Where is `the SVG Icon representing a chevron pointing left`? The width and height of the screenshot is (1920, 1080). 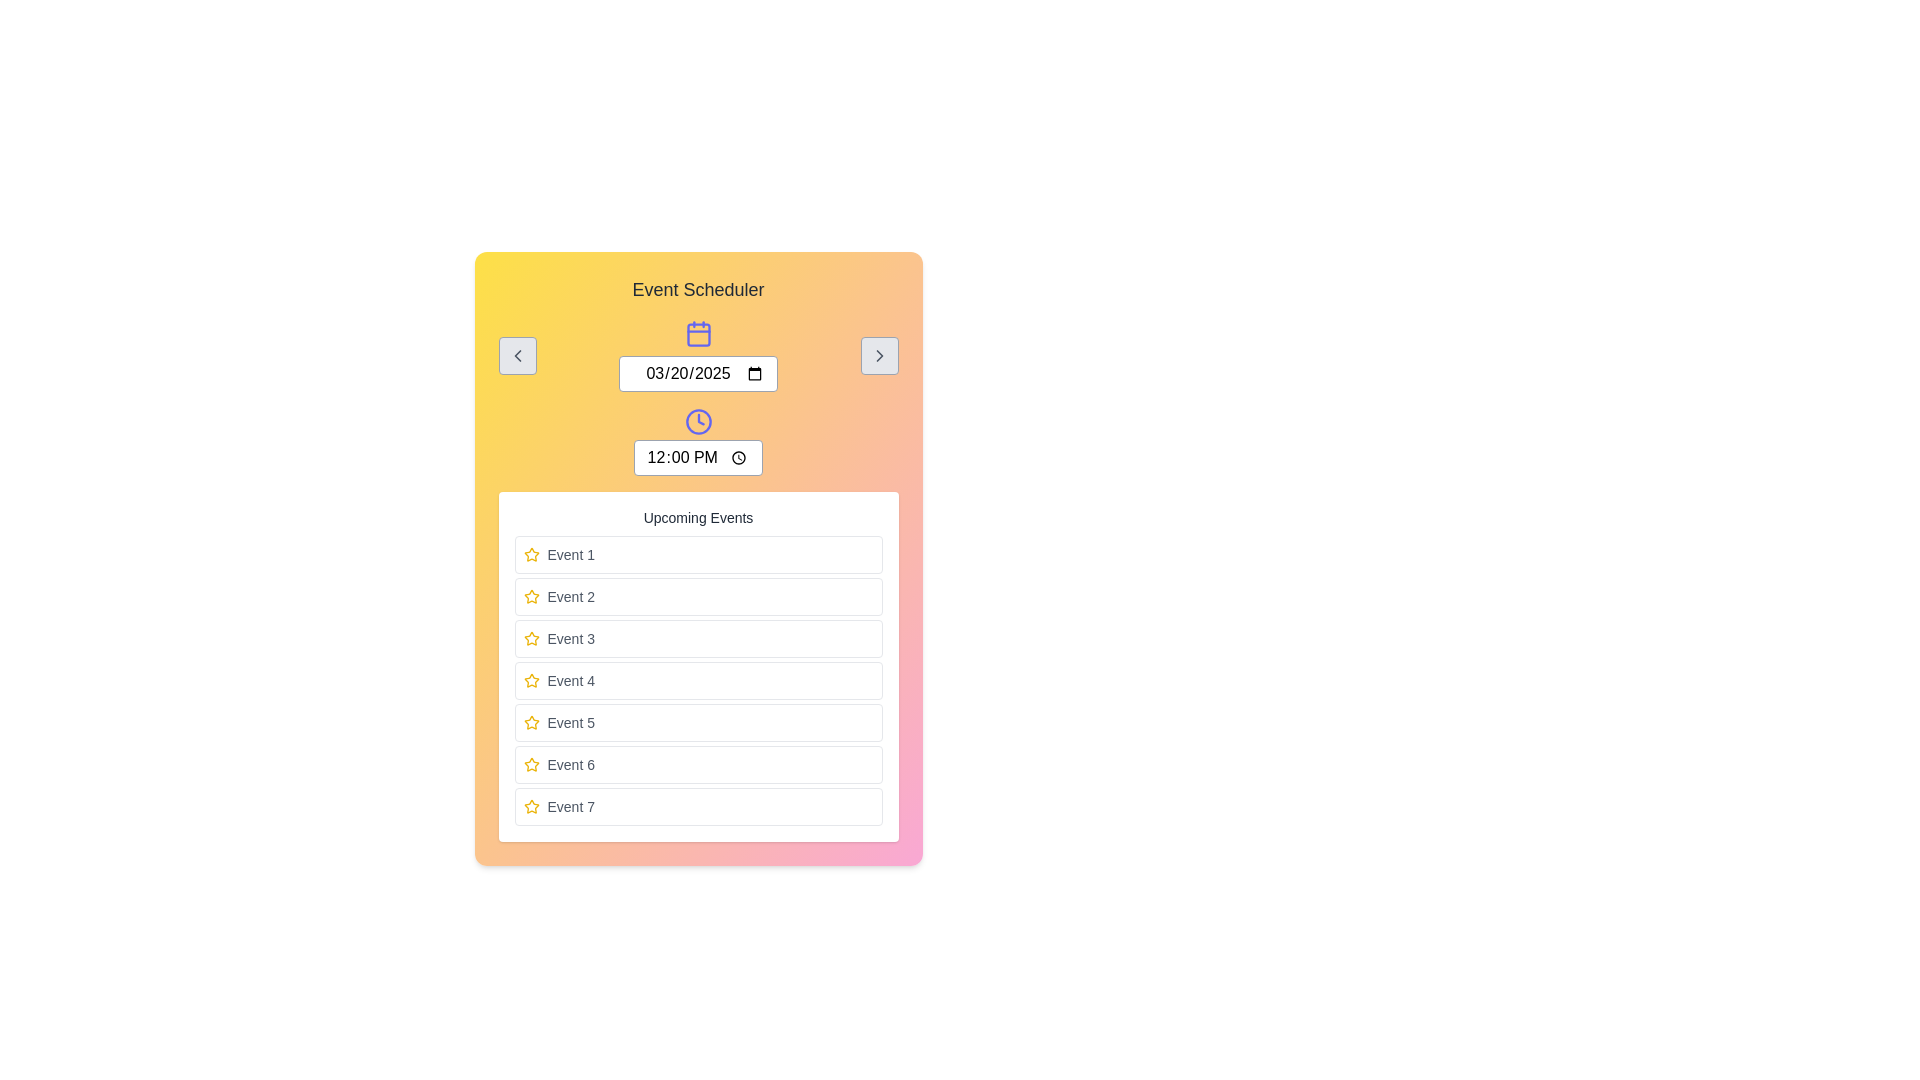 the SVG Icon representing a chevron pointing left is located at coordinates (517, 354).